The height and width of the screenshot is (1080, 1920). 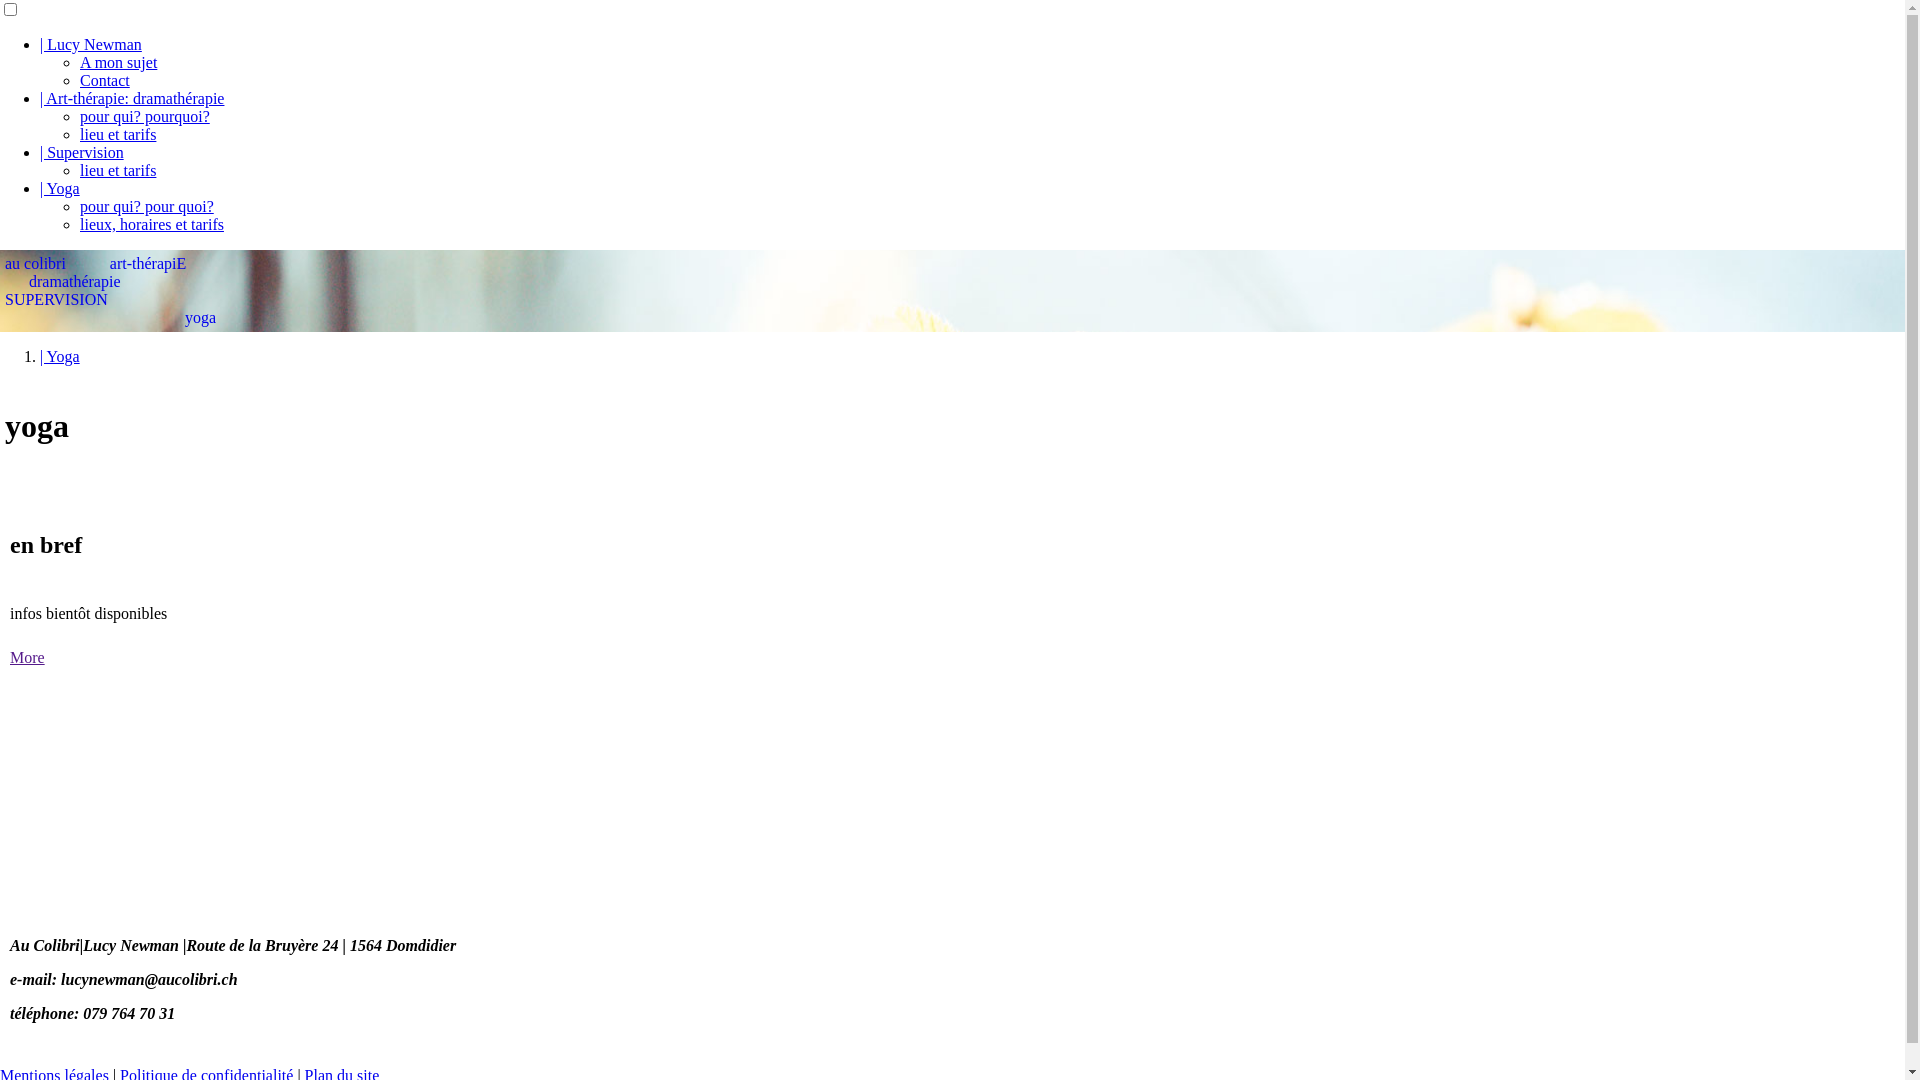 What do you see at coordinates (117, 134) in the screenshot?
I see `'lieu et tarifs'` at bounding box center [117, 134].